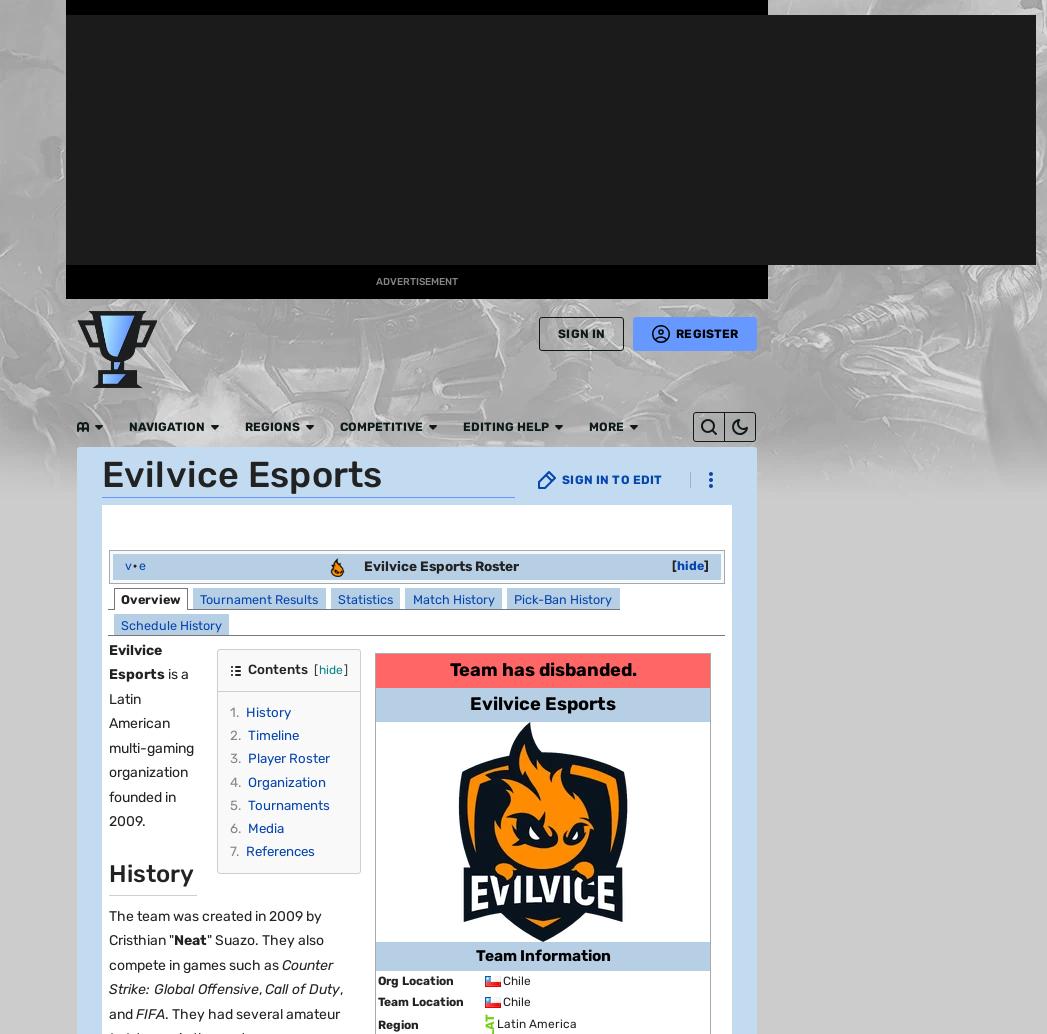 The height and width of the screenshot is (1034, 1047). Describe the element at coordinates (31, 573) in the screenshot. I see `'Video'` at that location.